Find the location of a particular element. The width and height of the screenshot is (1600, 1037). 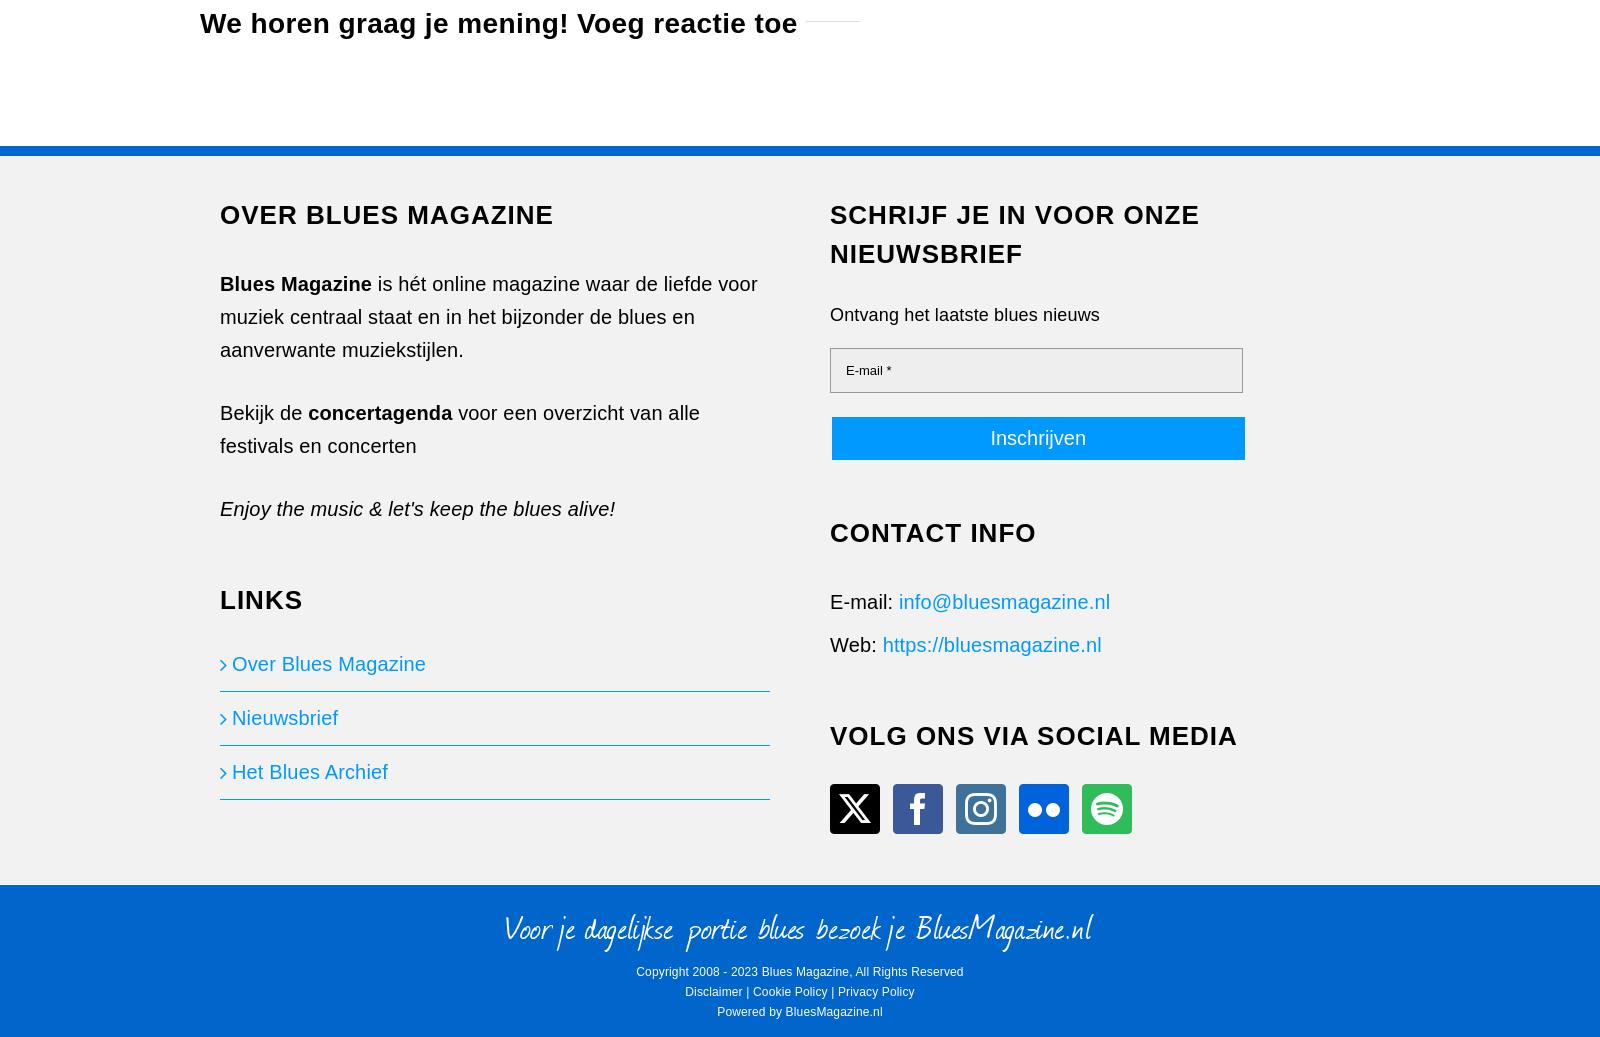

'is hét online magazine waar de liefde voor muziek centraal staat en in het bijzonder de blues en aanverwante muziekstijlen.' is located at coordinates (487, 316).